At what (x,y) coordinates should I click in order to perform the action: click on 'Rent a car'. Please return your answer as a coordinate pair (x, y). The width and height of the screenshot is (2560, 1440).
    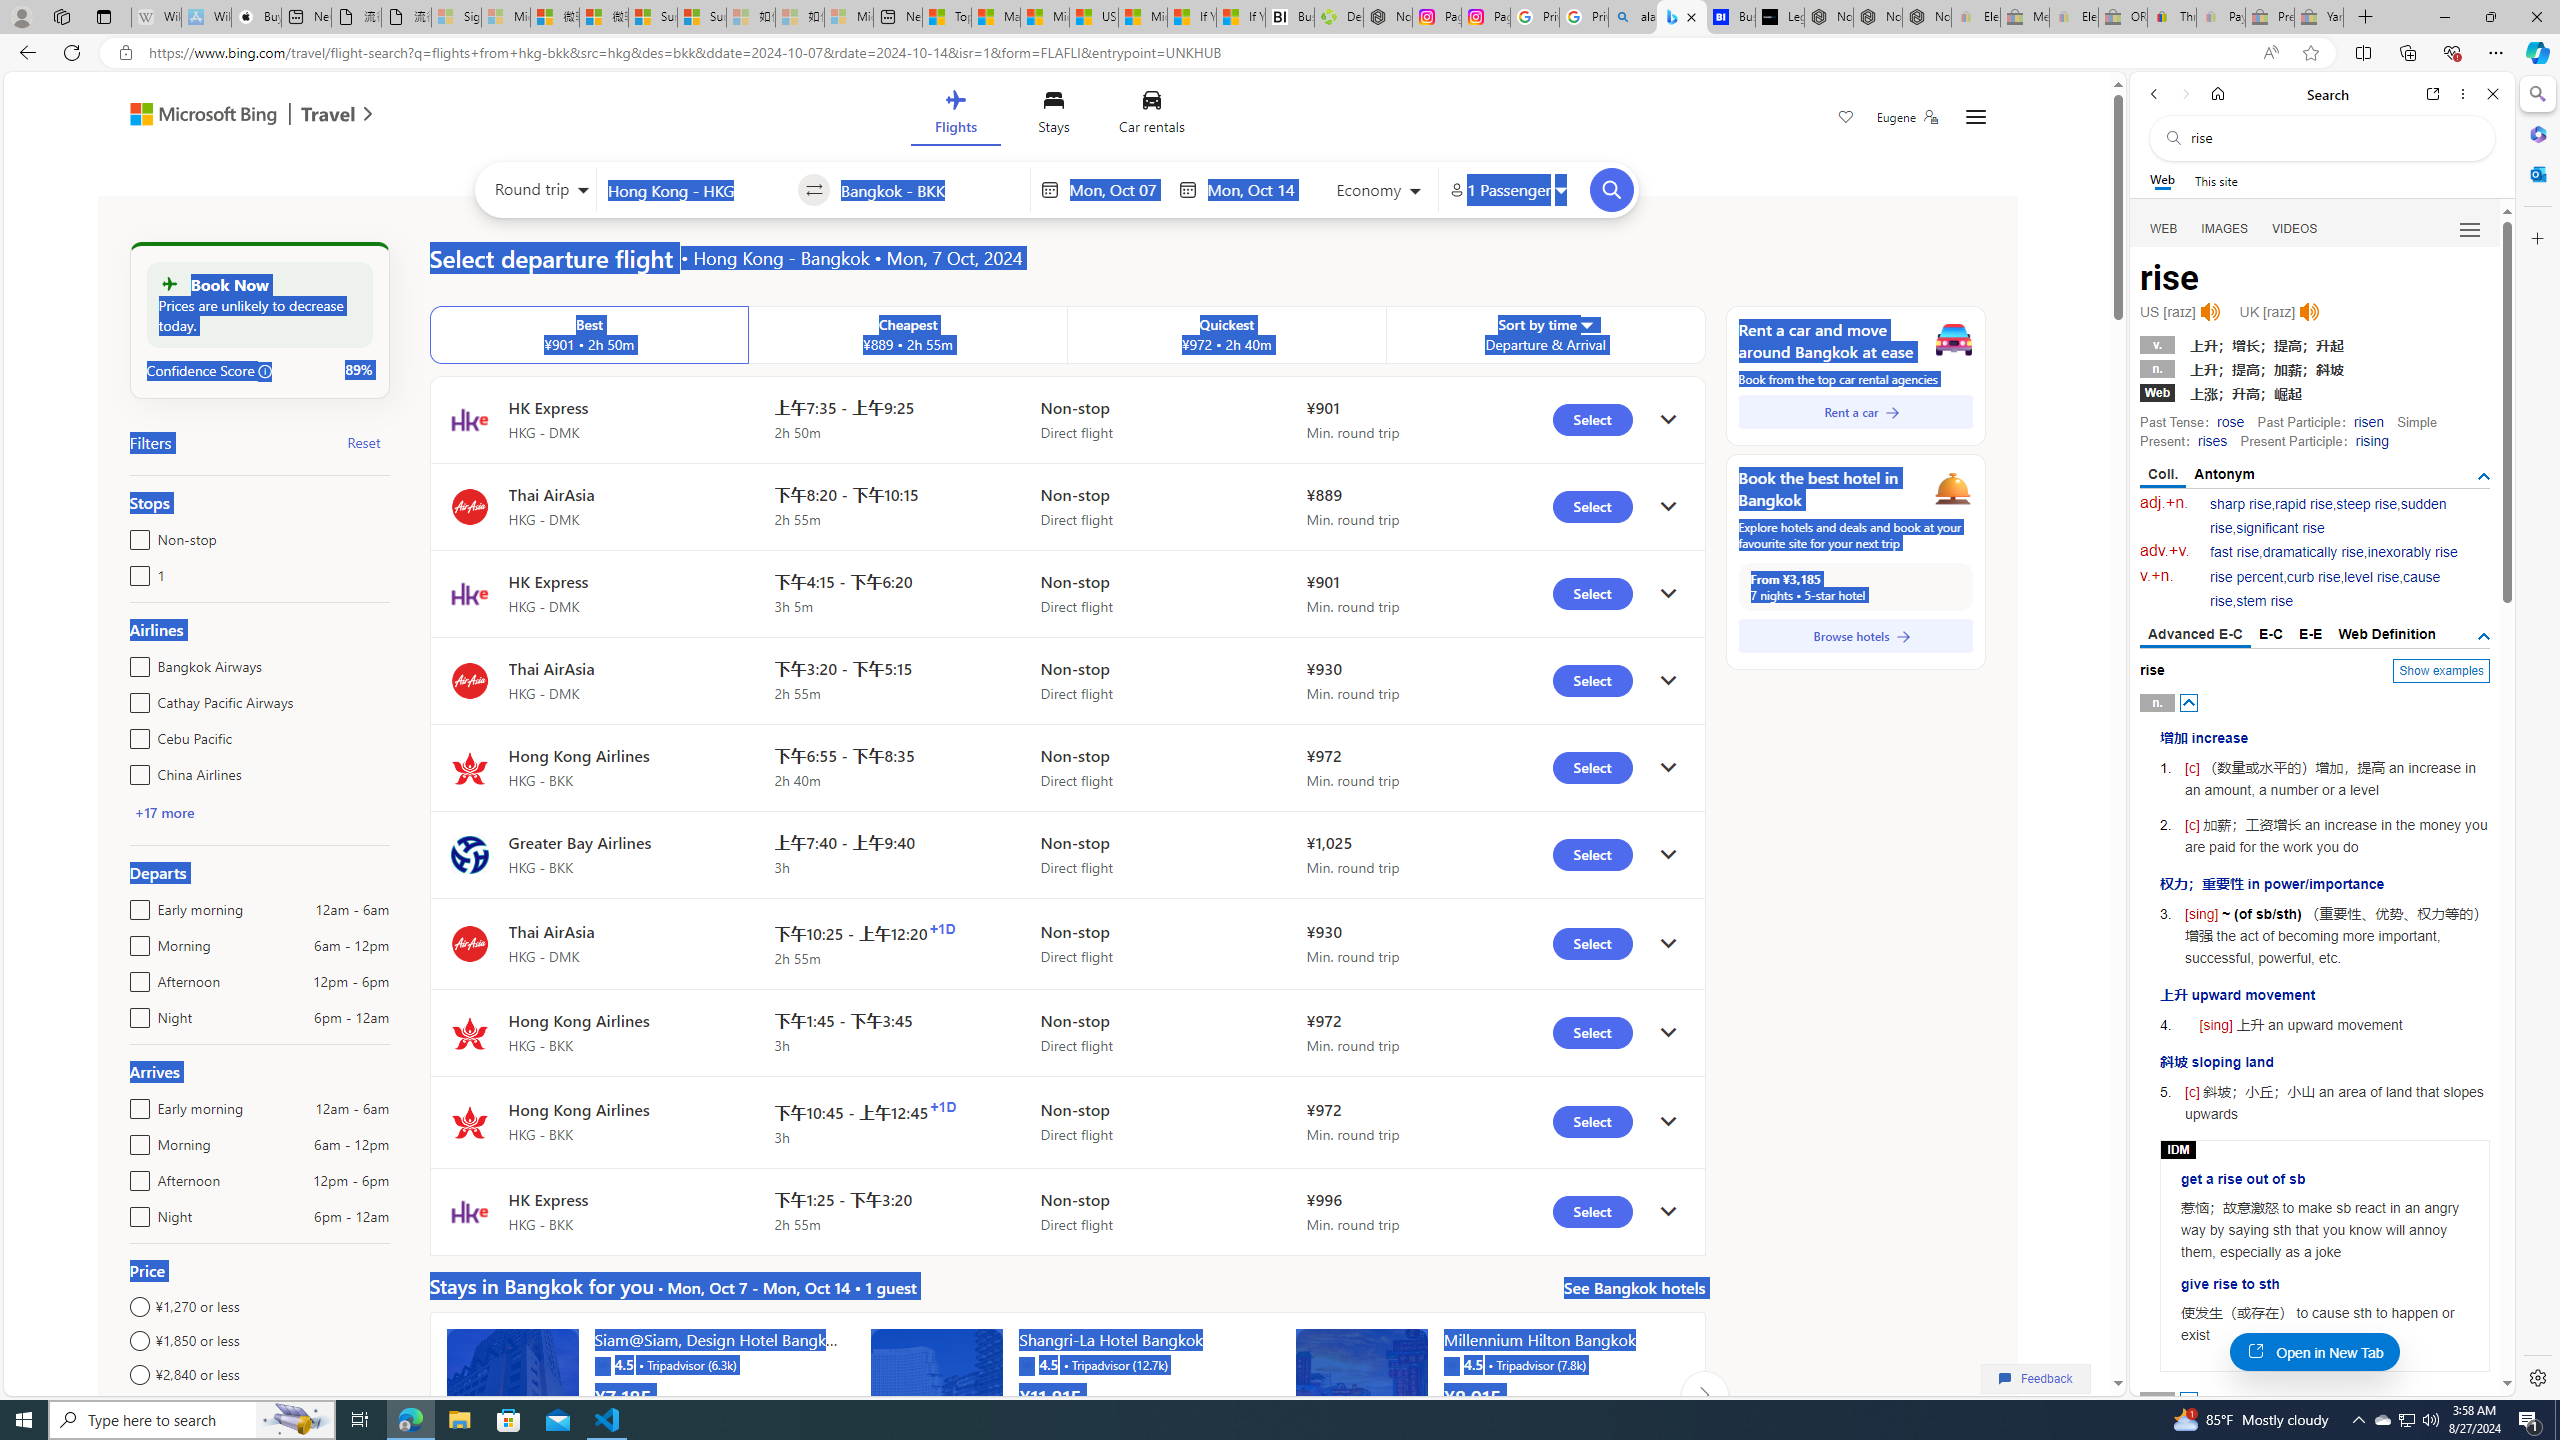
    Looking at the image, I should click on (1855, 410).